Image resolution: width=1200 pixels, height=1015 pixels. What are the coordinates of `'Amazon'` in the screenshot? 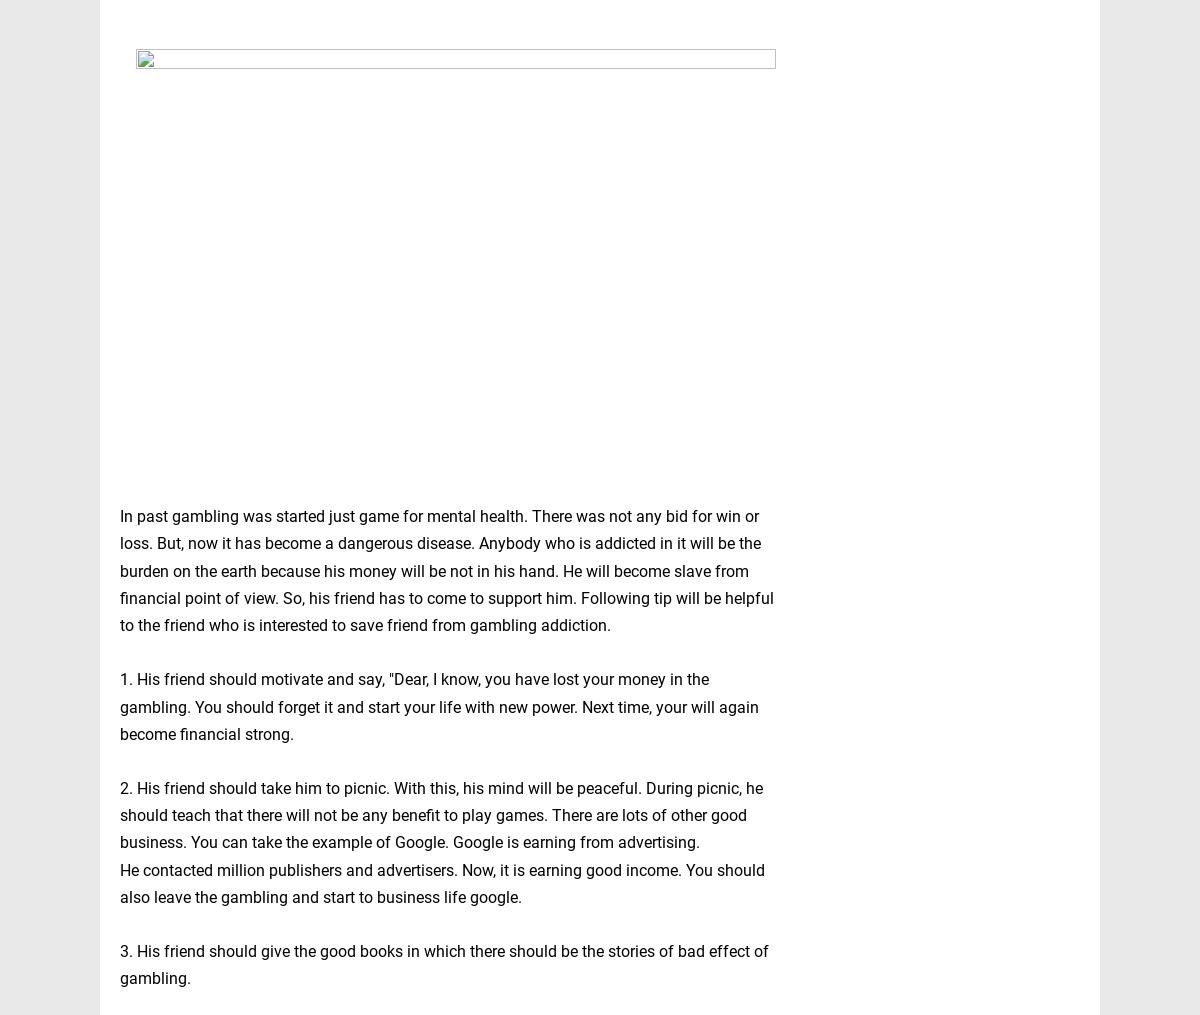 It's located at (889, 971).